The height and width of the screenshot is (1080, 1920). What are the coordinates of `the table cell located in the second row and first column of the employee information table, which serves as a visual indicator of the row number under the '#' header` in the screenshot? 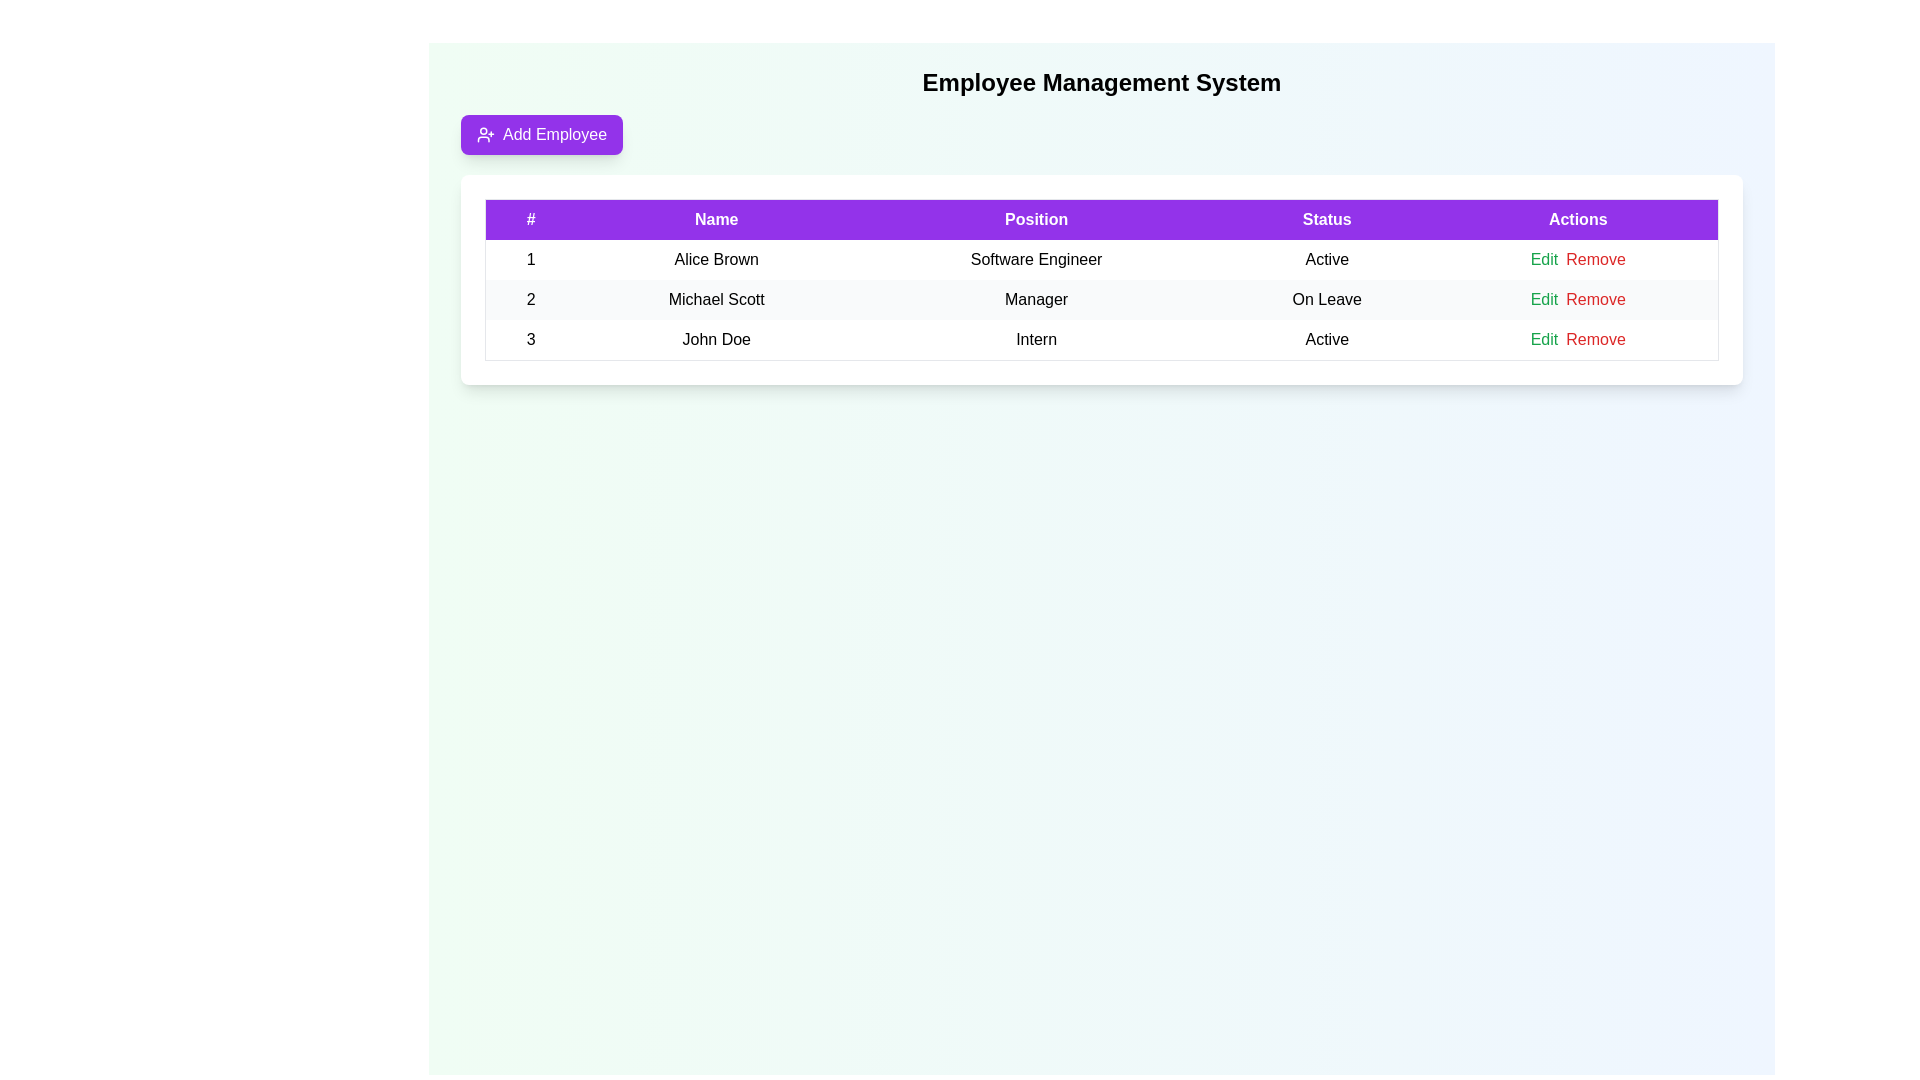 It's located at (530, 300).